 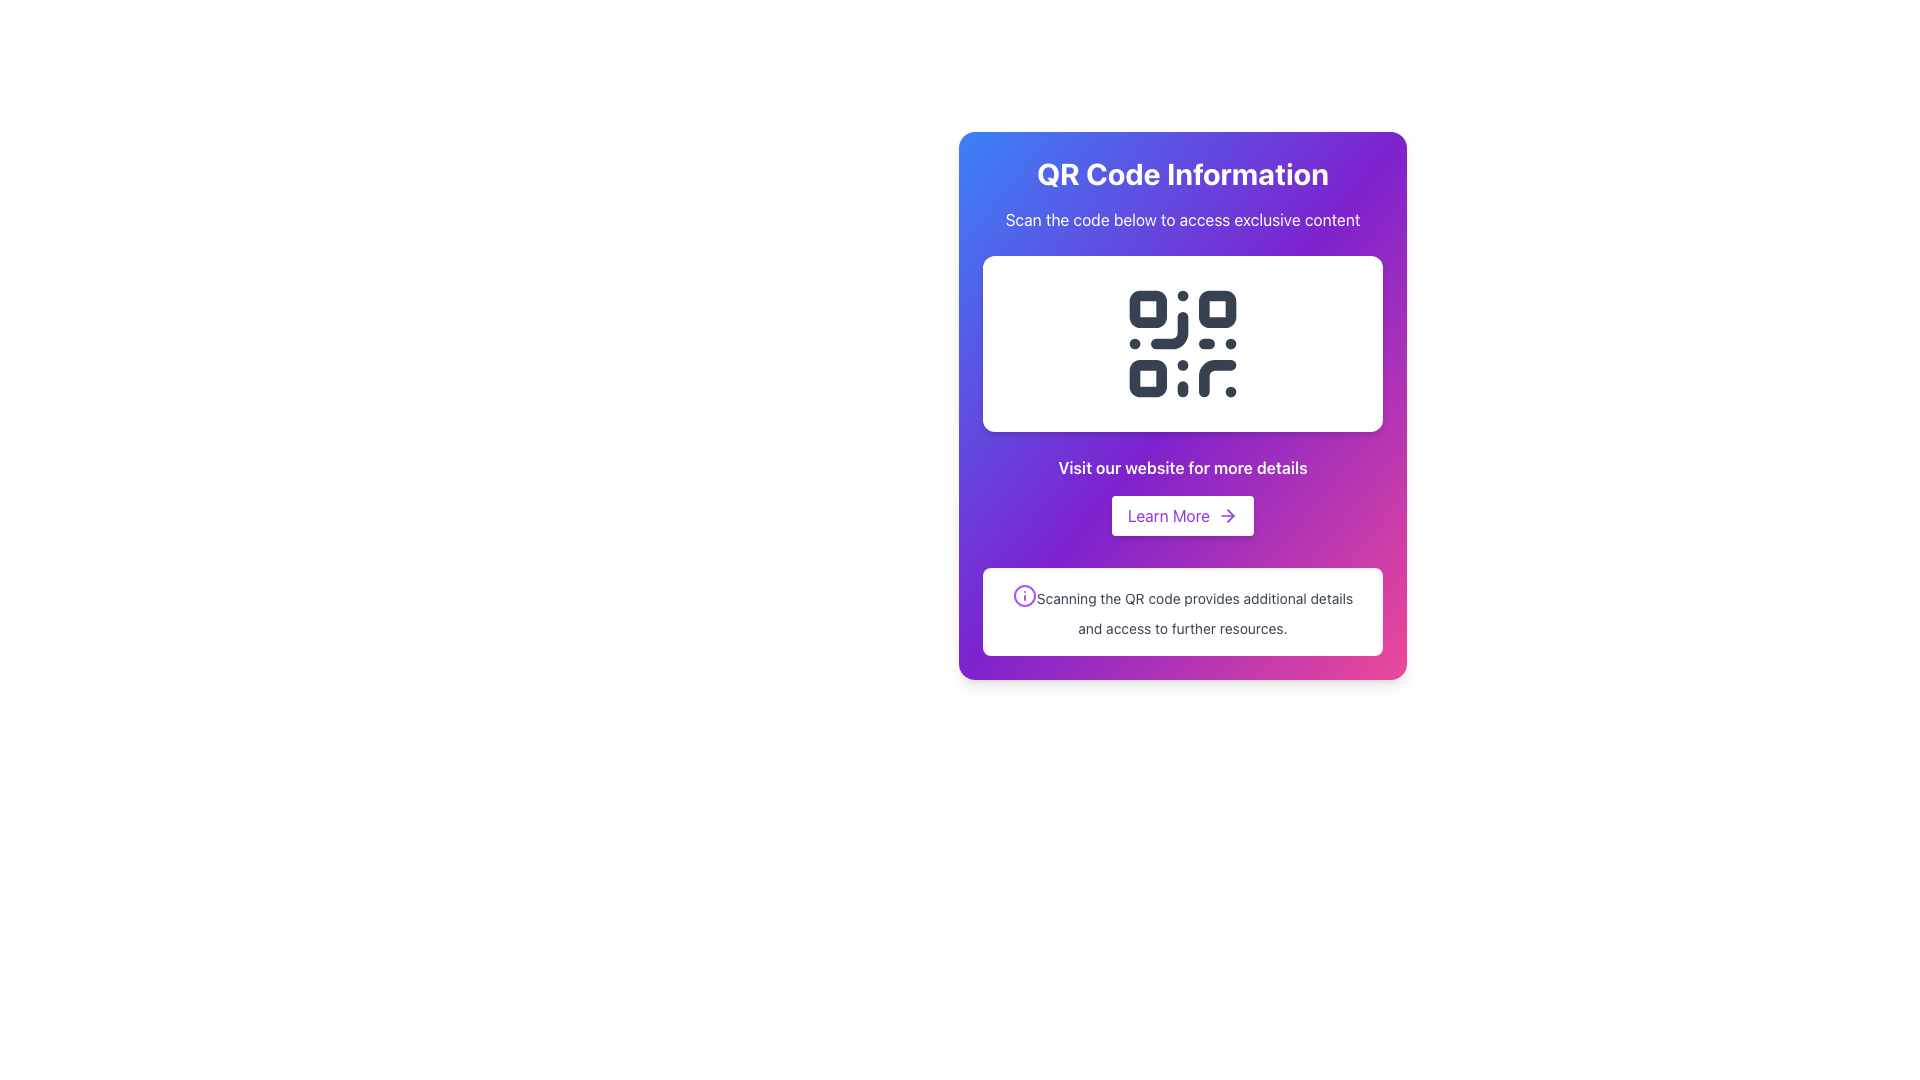 I want to click on the decorative graphical circle that is part of the information icon located to the left of the text 'Scanning the QR code...' in the bottom segment of the QR code information panel, so click(x=1024, y=595).